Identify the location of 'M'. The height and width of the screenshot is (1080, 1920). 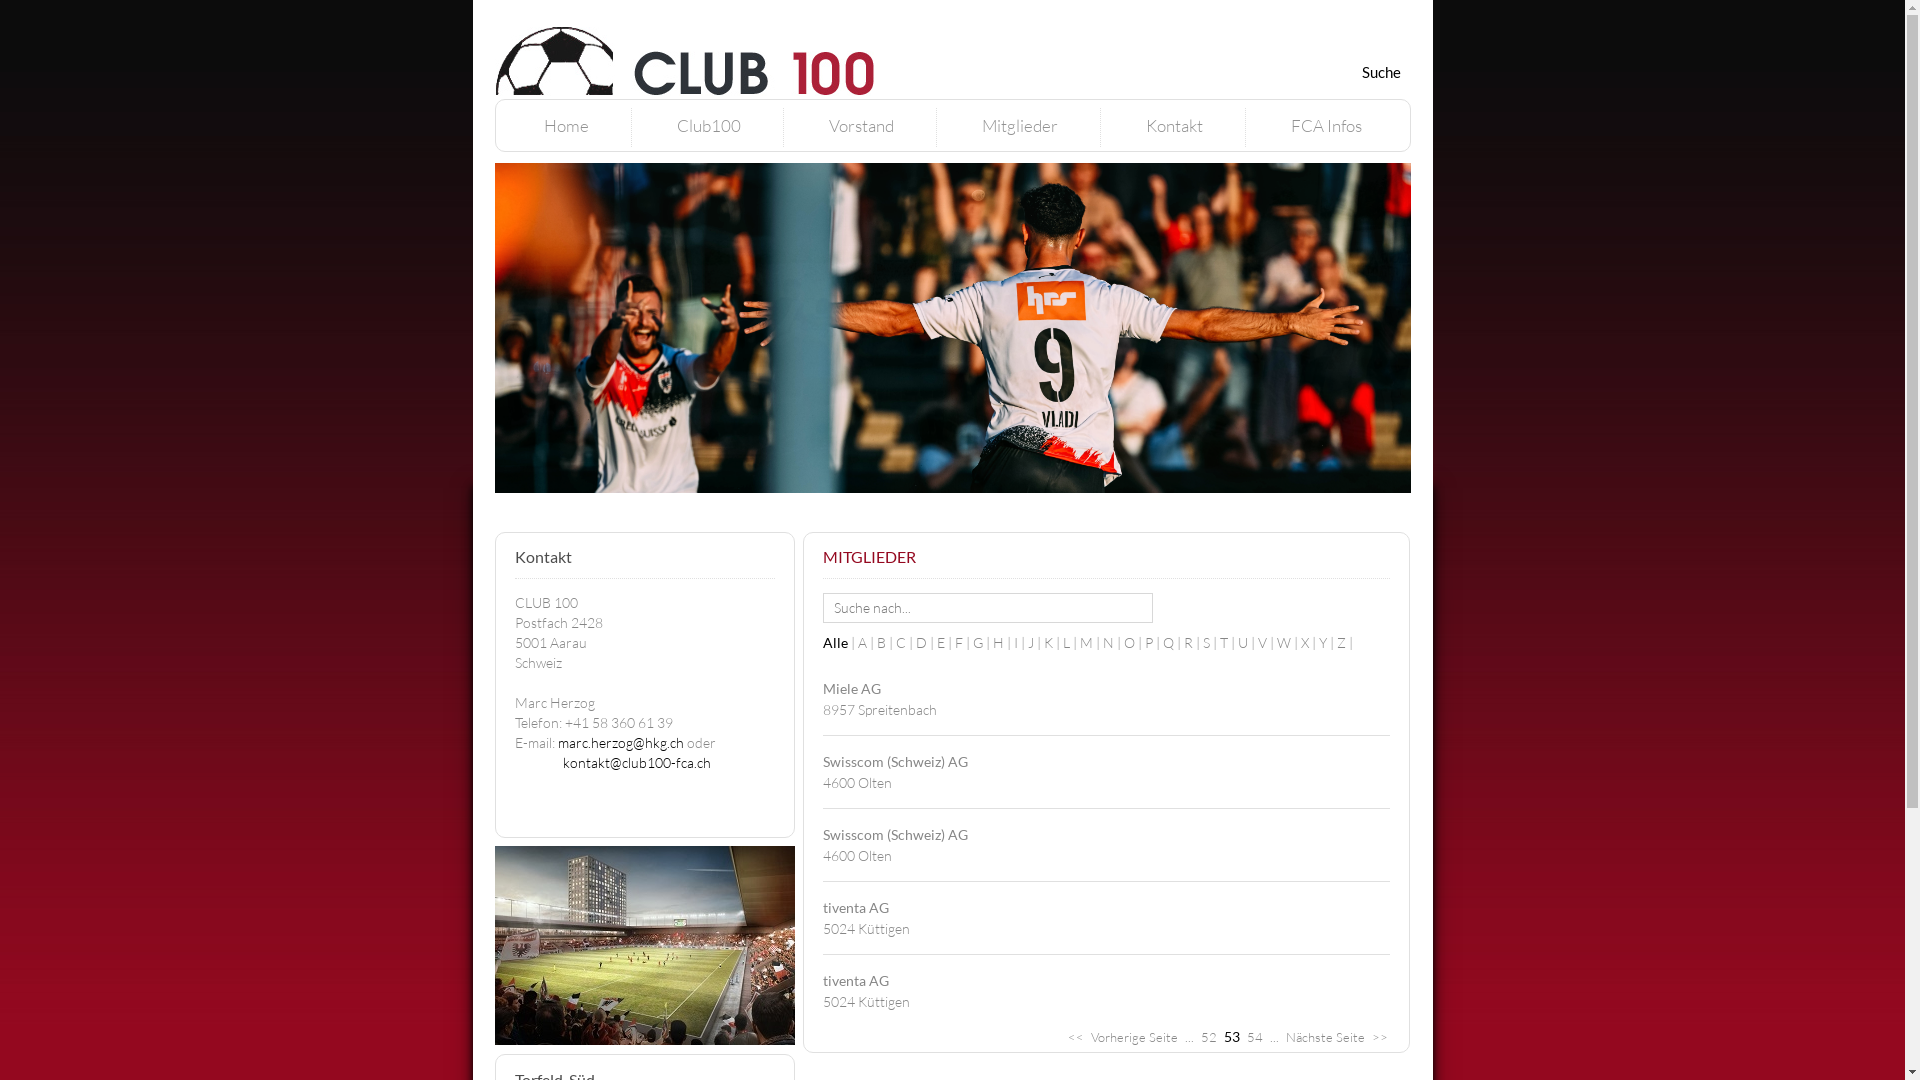
(1090, 642).